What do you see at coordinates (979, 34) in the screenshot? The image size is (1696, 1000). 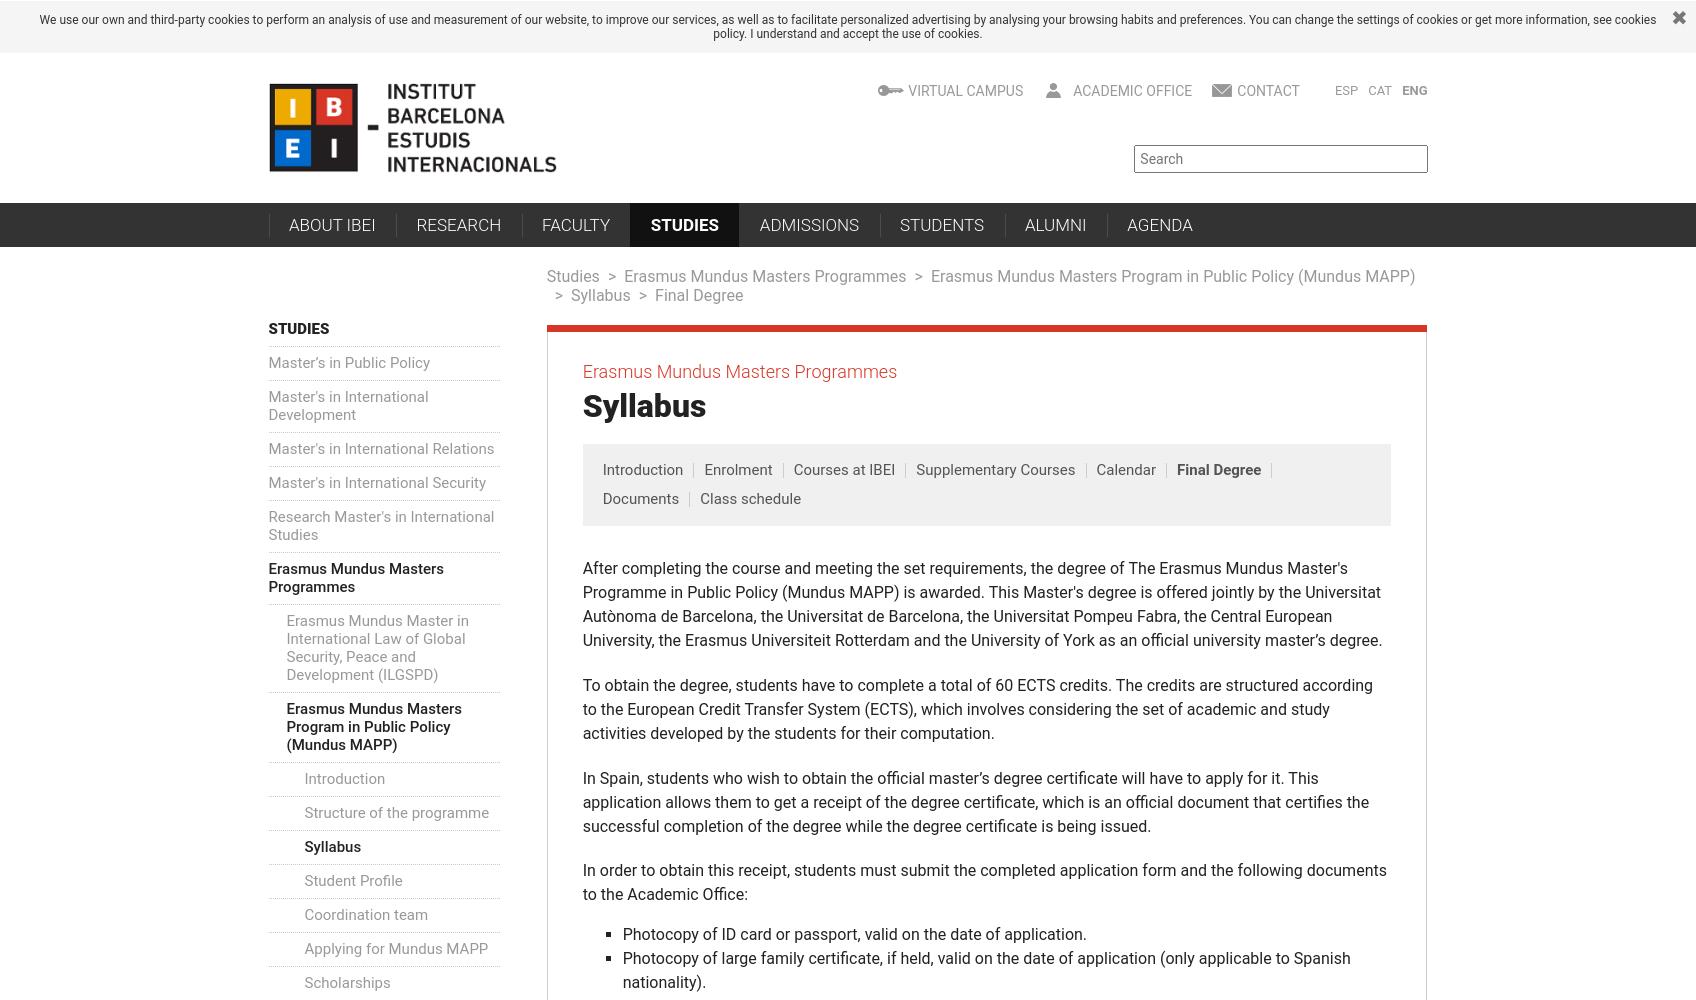 I see `'.'` at bounding box center [979, 34].